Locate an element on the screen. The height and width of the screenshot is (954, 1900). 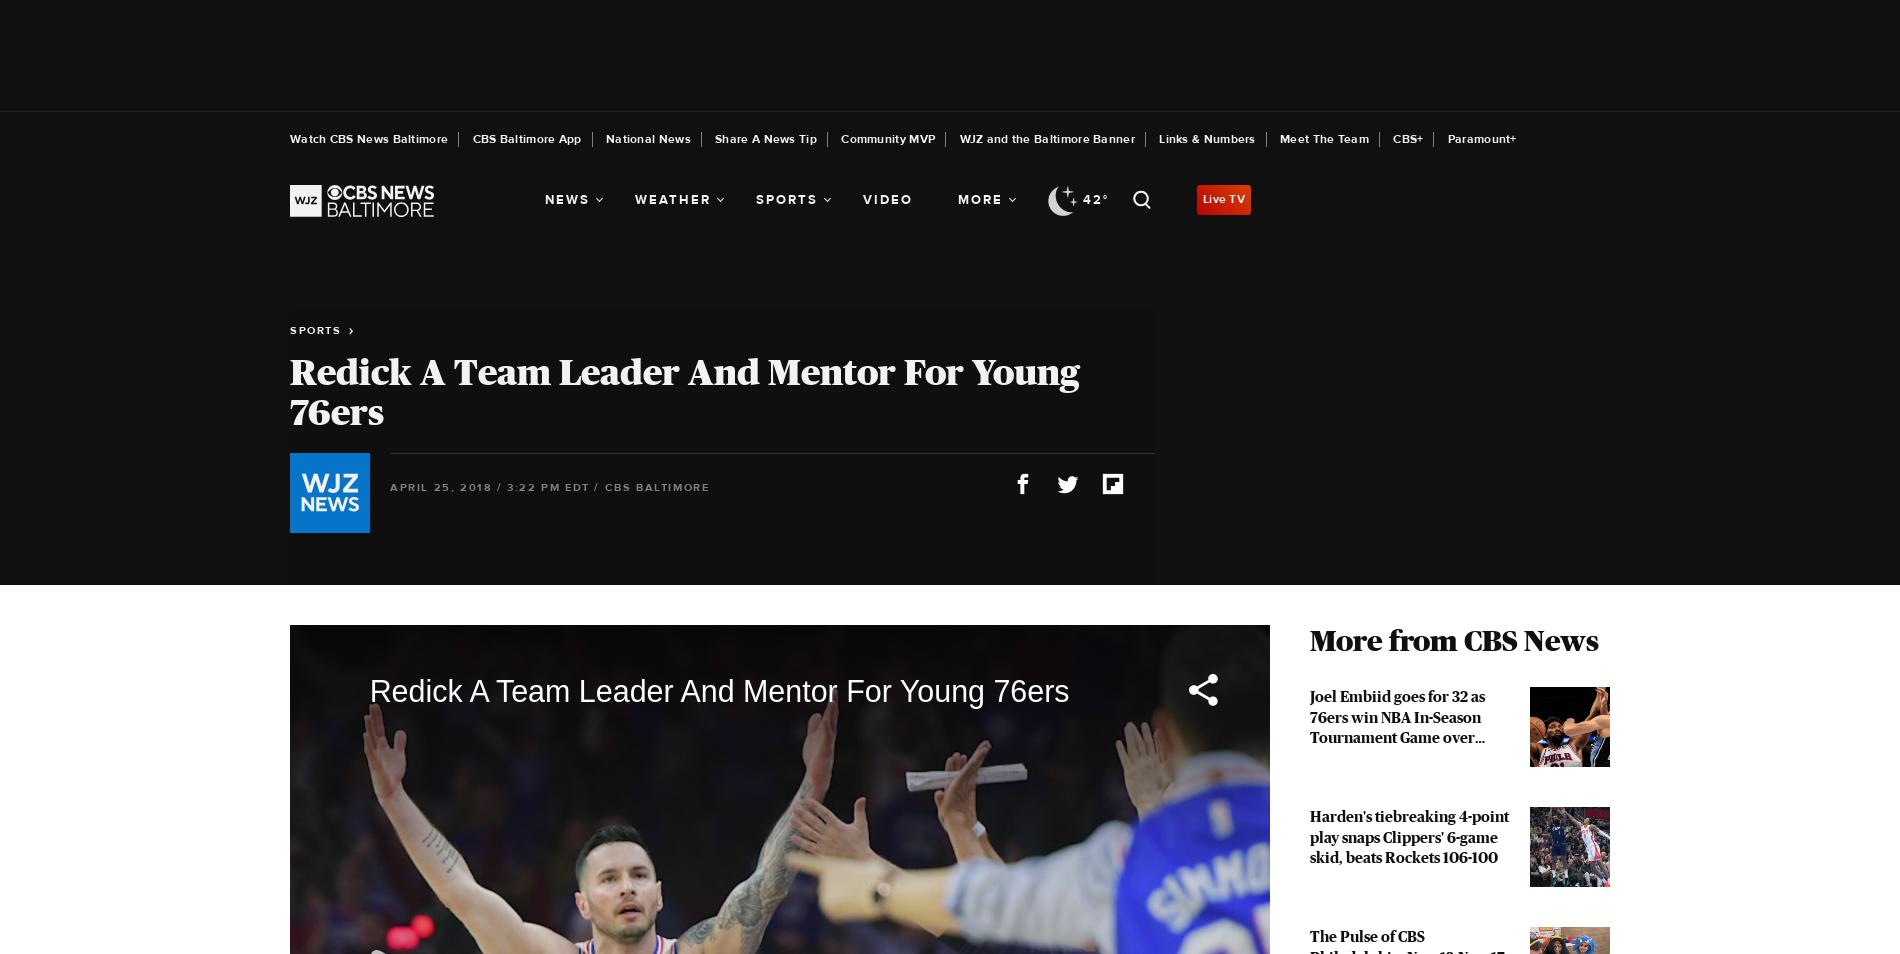
'CBS Baltimore App' is located at coordinates (526, 138).